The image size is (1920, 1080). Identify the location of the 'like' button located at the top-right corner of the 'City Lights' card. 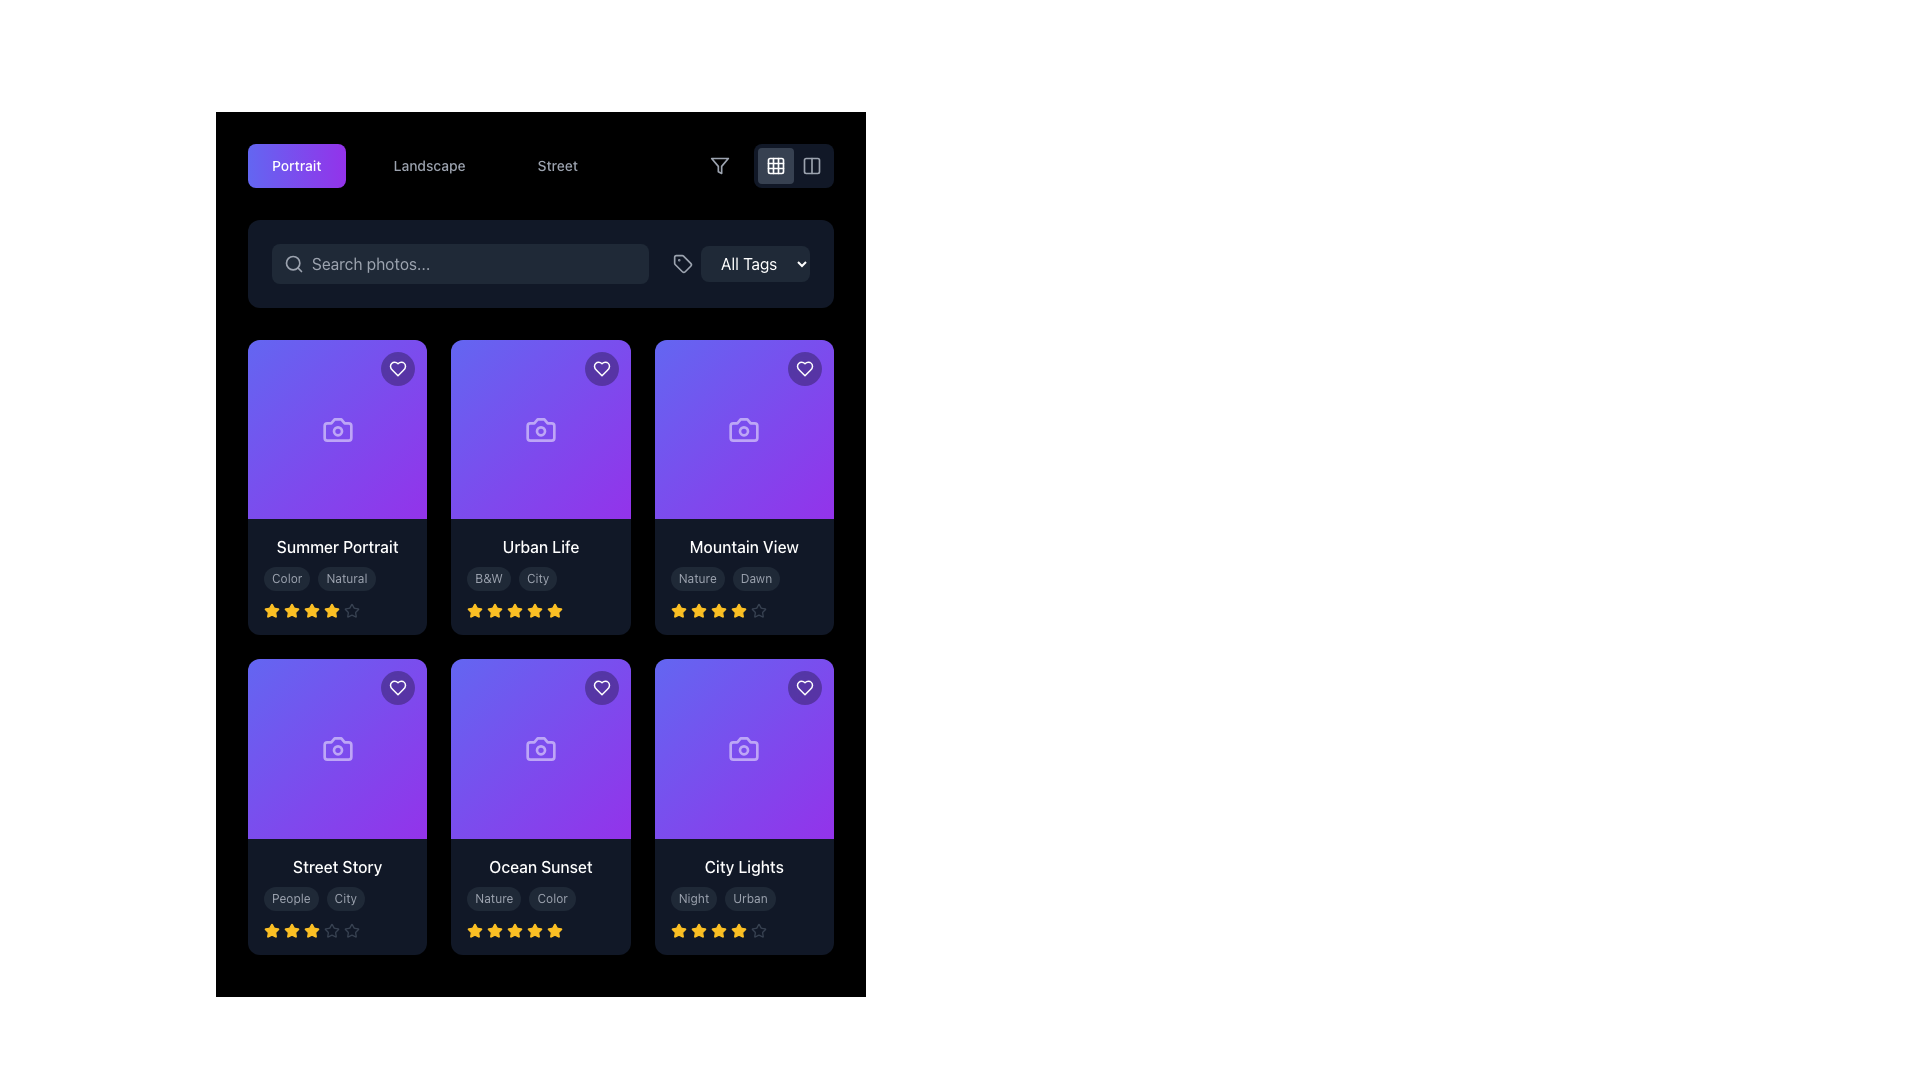
(805, 687).